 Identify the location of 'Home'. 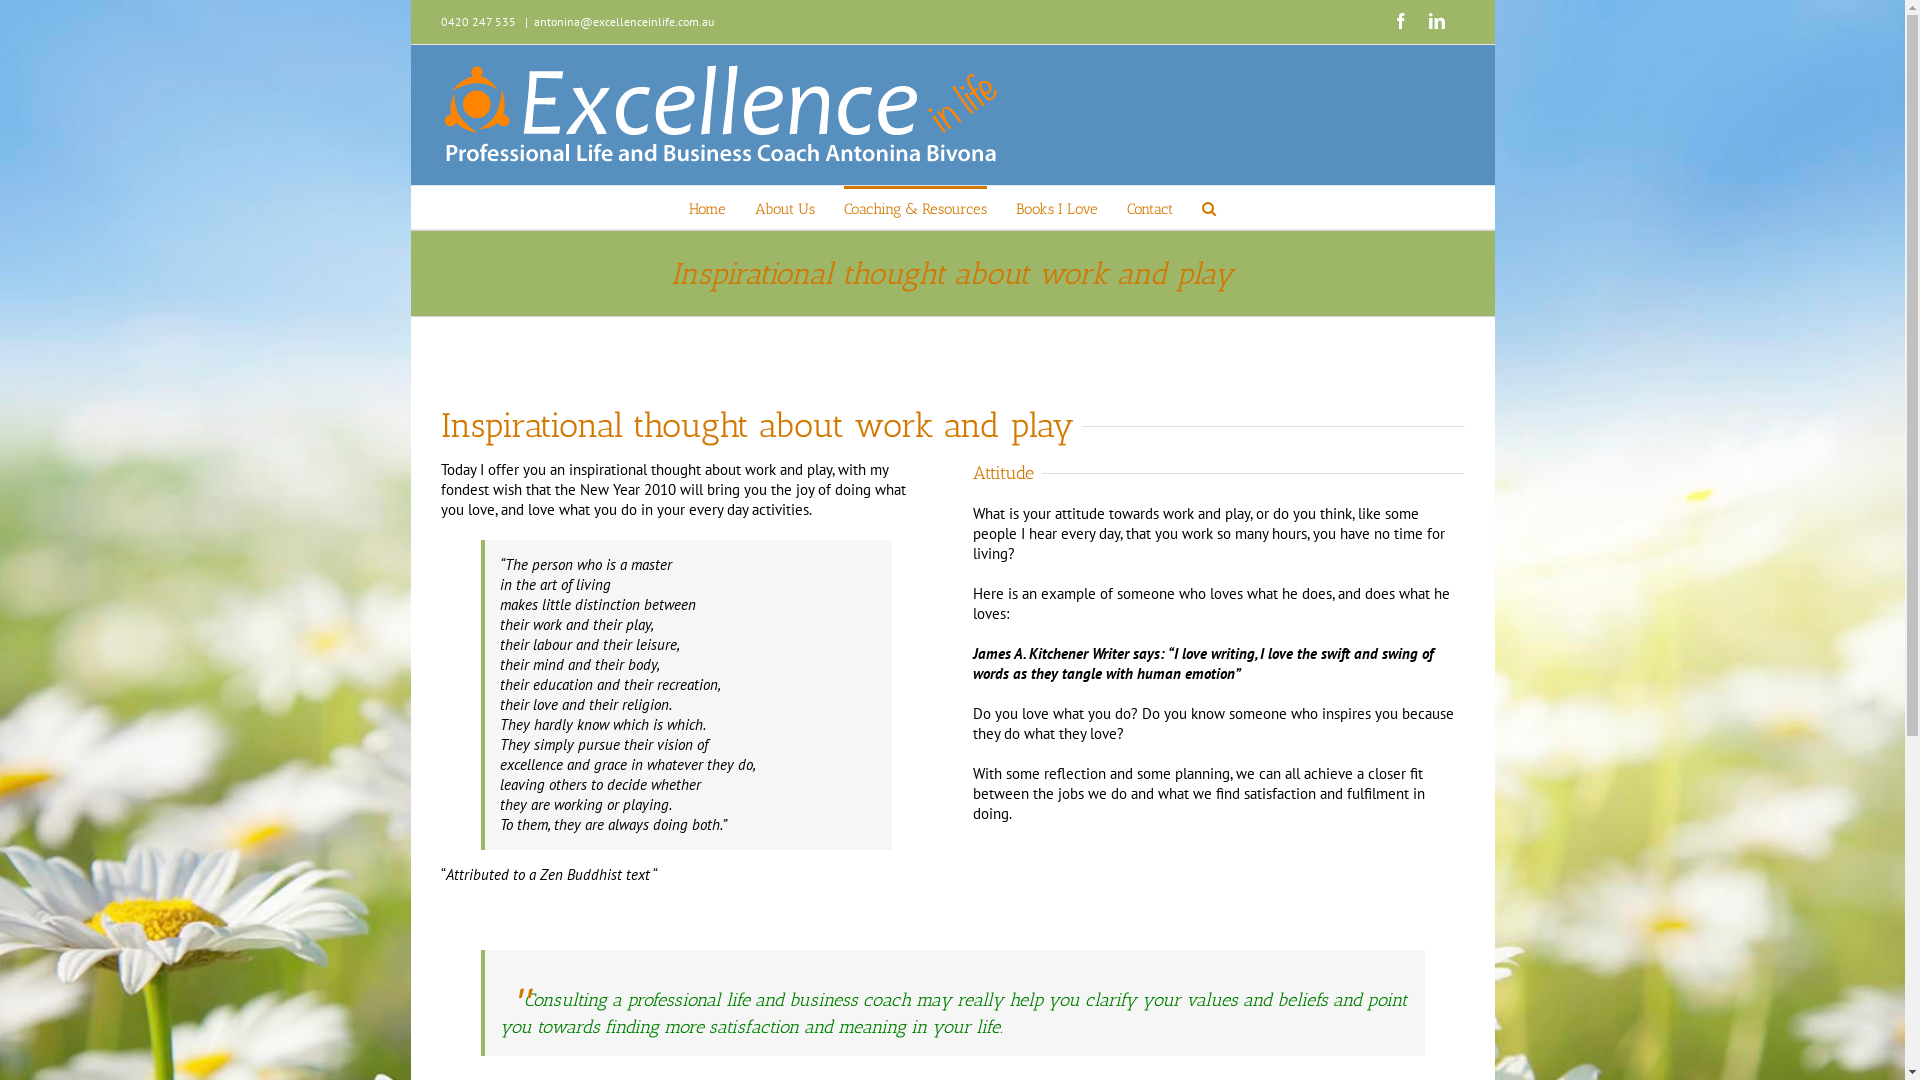
(707, 207).